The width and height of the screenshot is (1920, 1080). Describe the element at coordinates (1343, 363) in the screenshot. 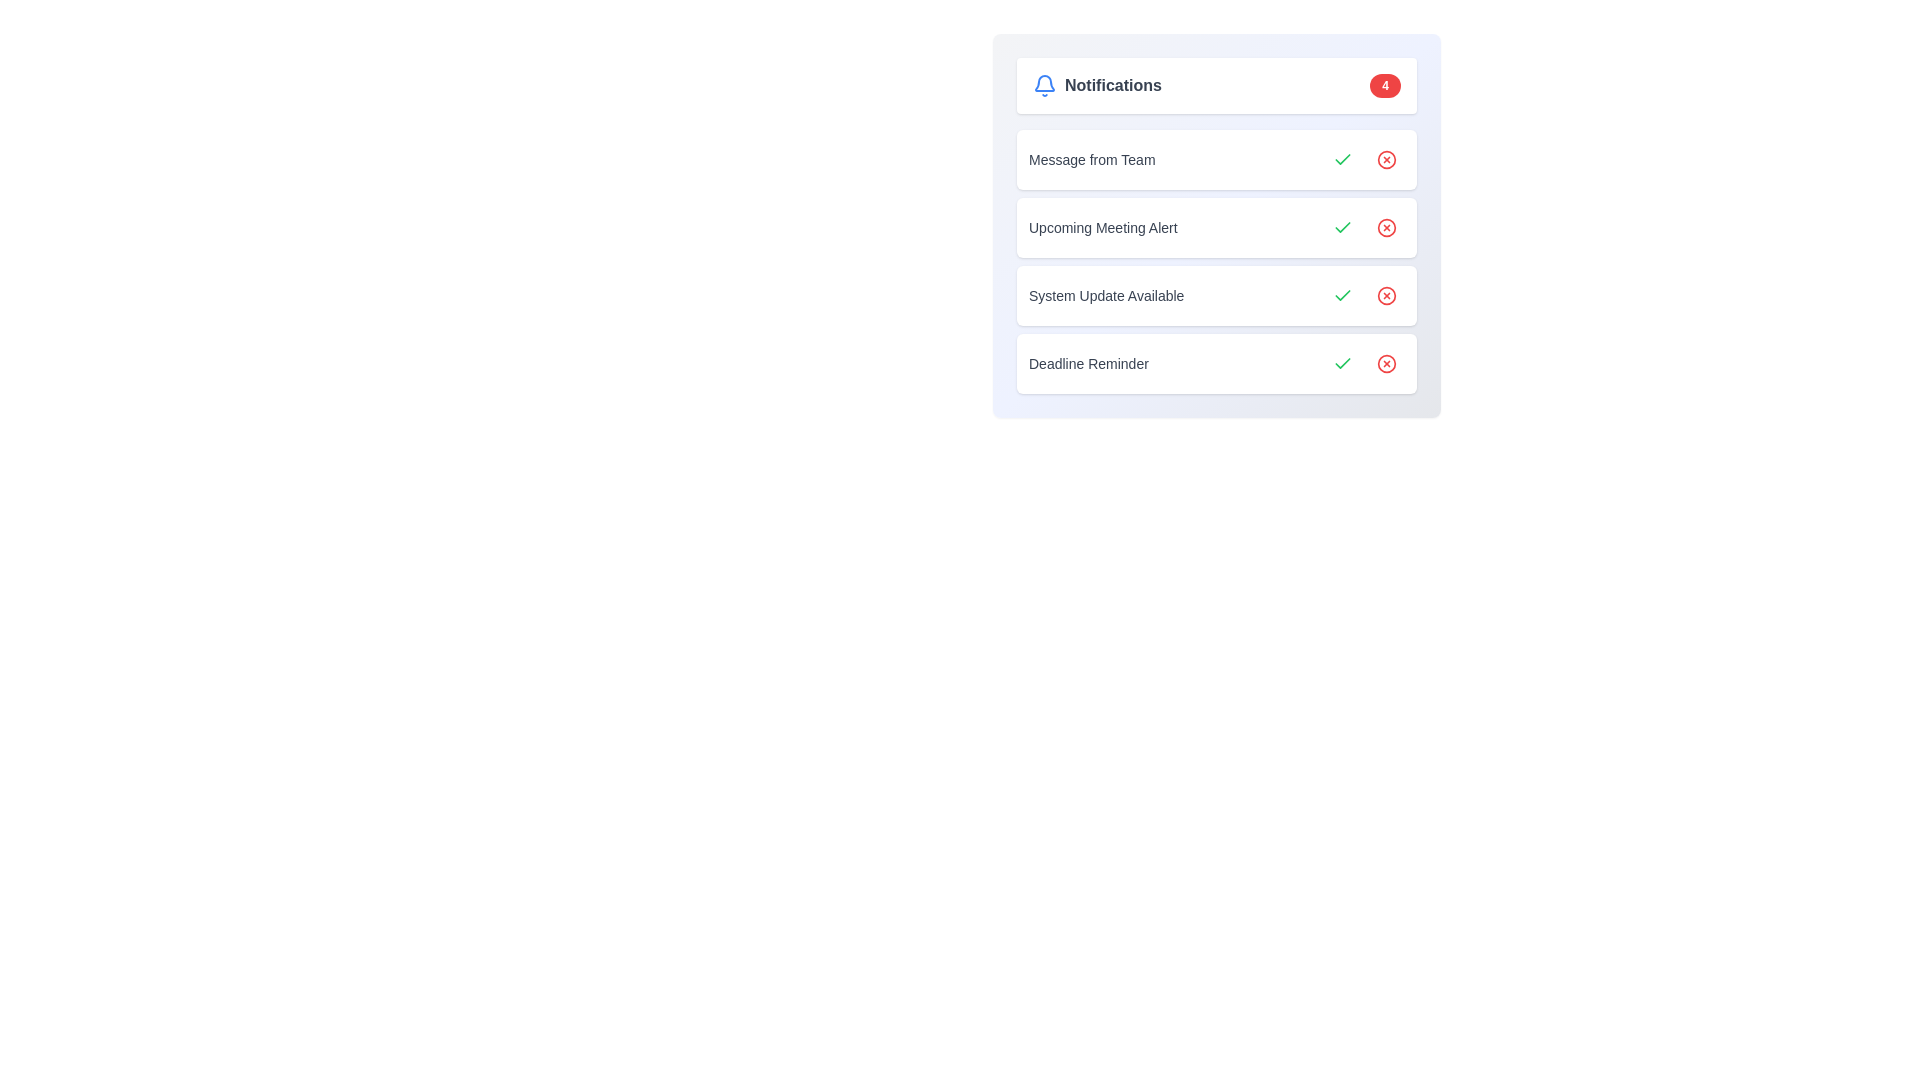

I see `the confirmation button located at the bottom-right corner of the 'Deadline Reminder' notification panel to confirm the action` at that location.